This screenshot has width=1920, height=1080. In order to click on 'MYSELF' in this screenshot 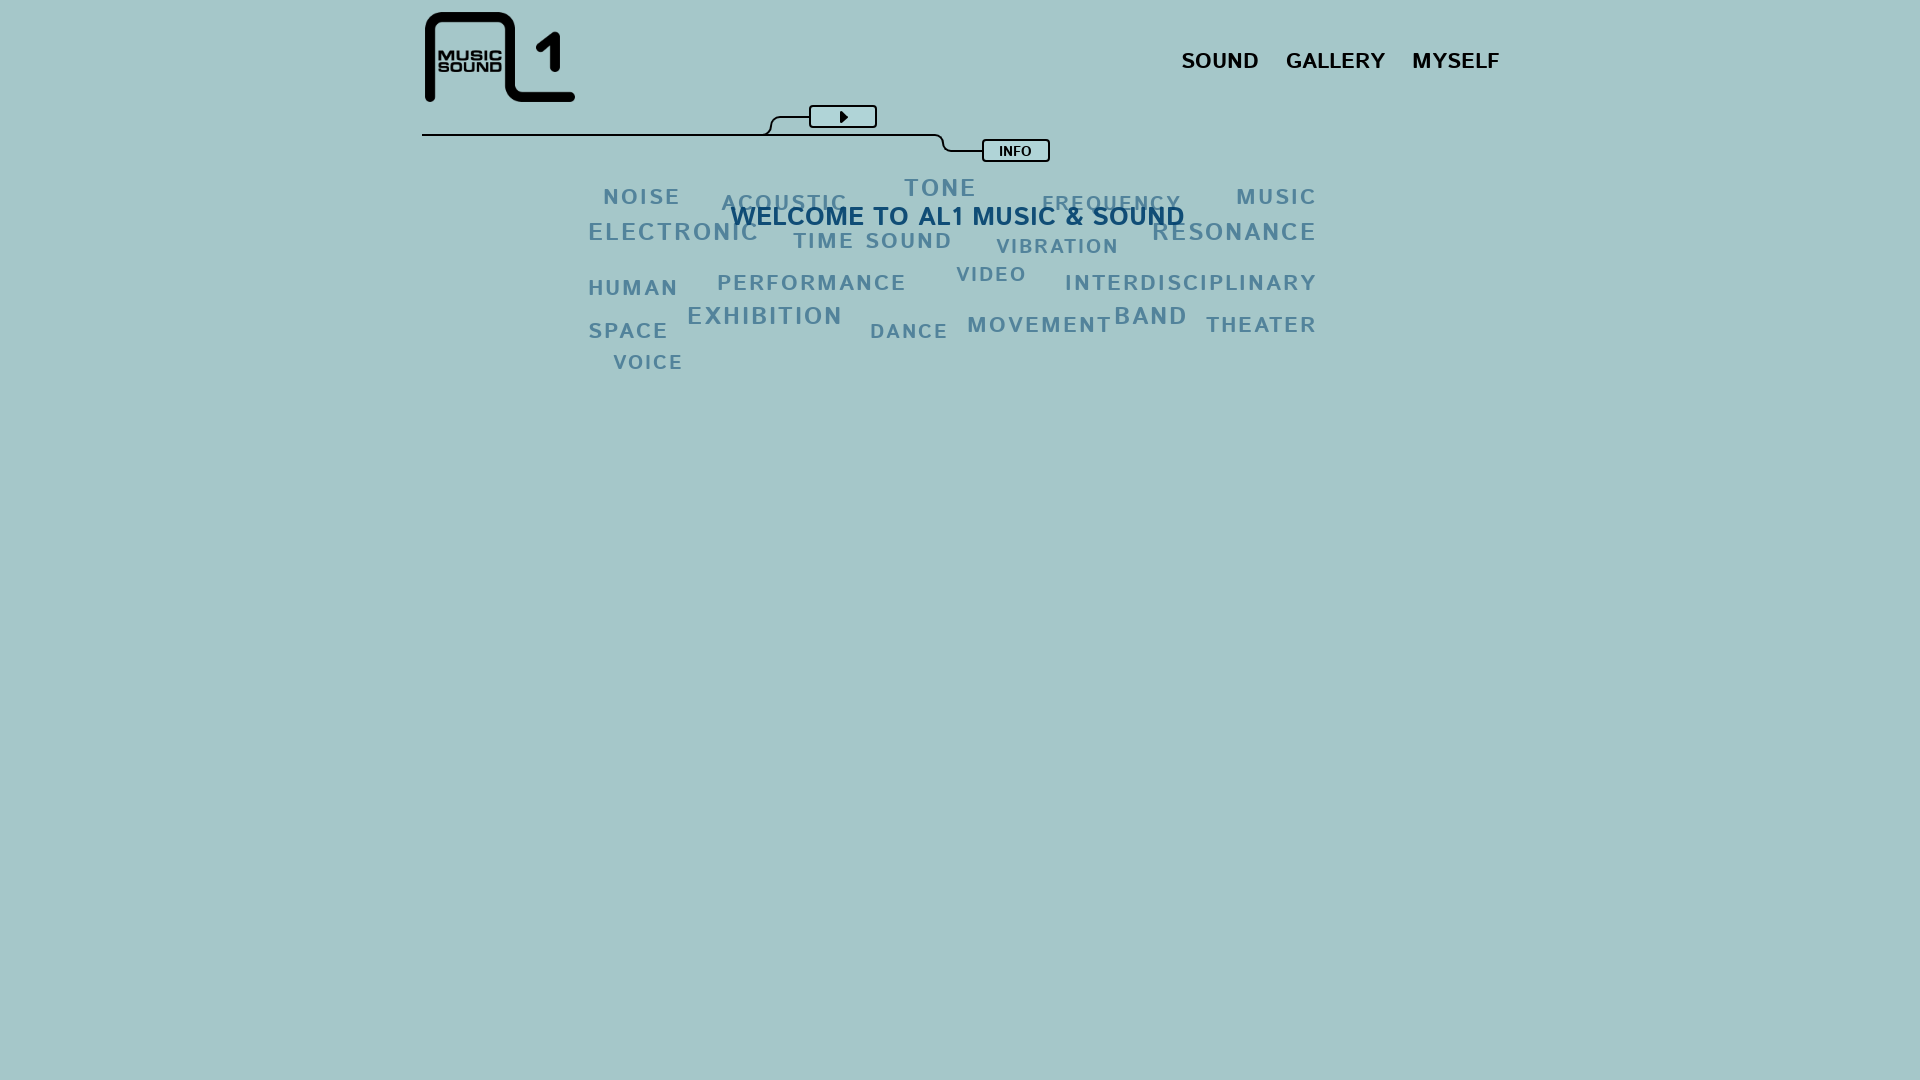, I will do `click(1410, 60)`.